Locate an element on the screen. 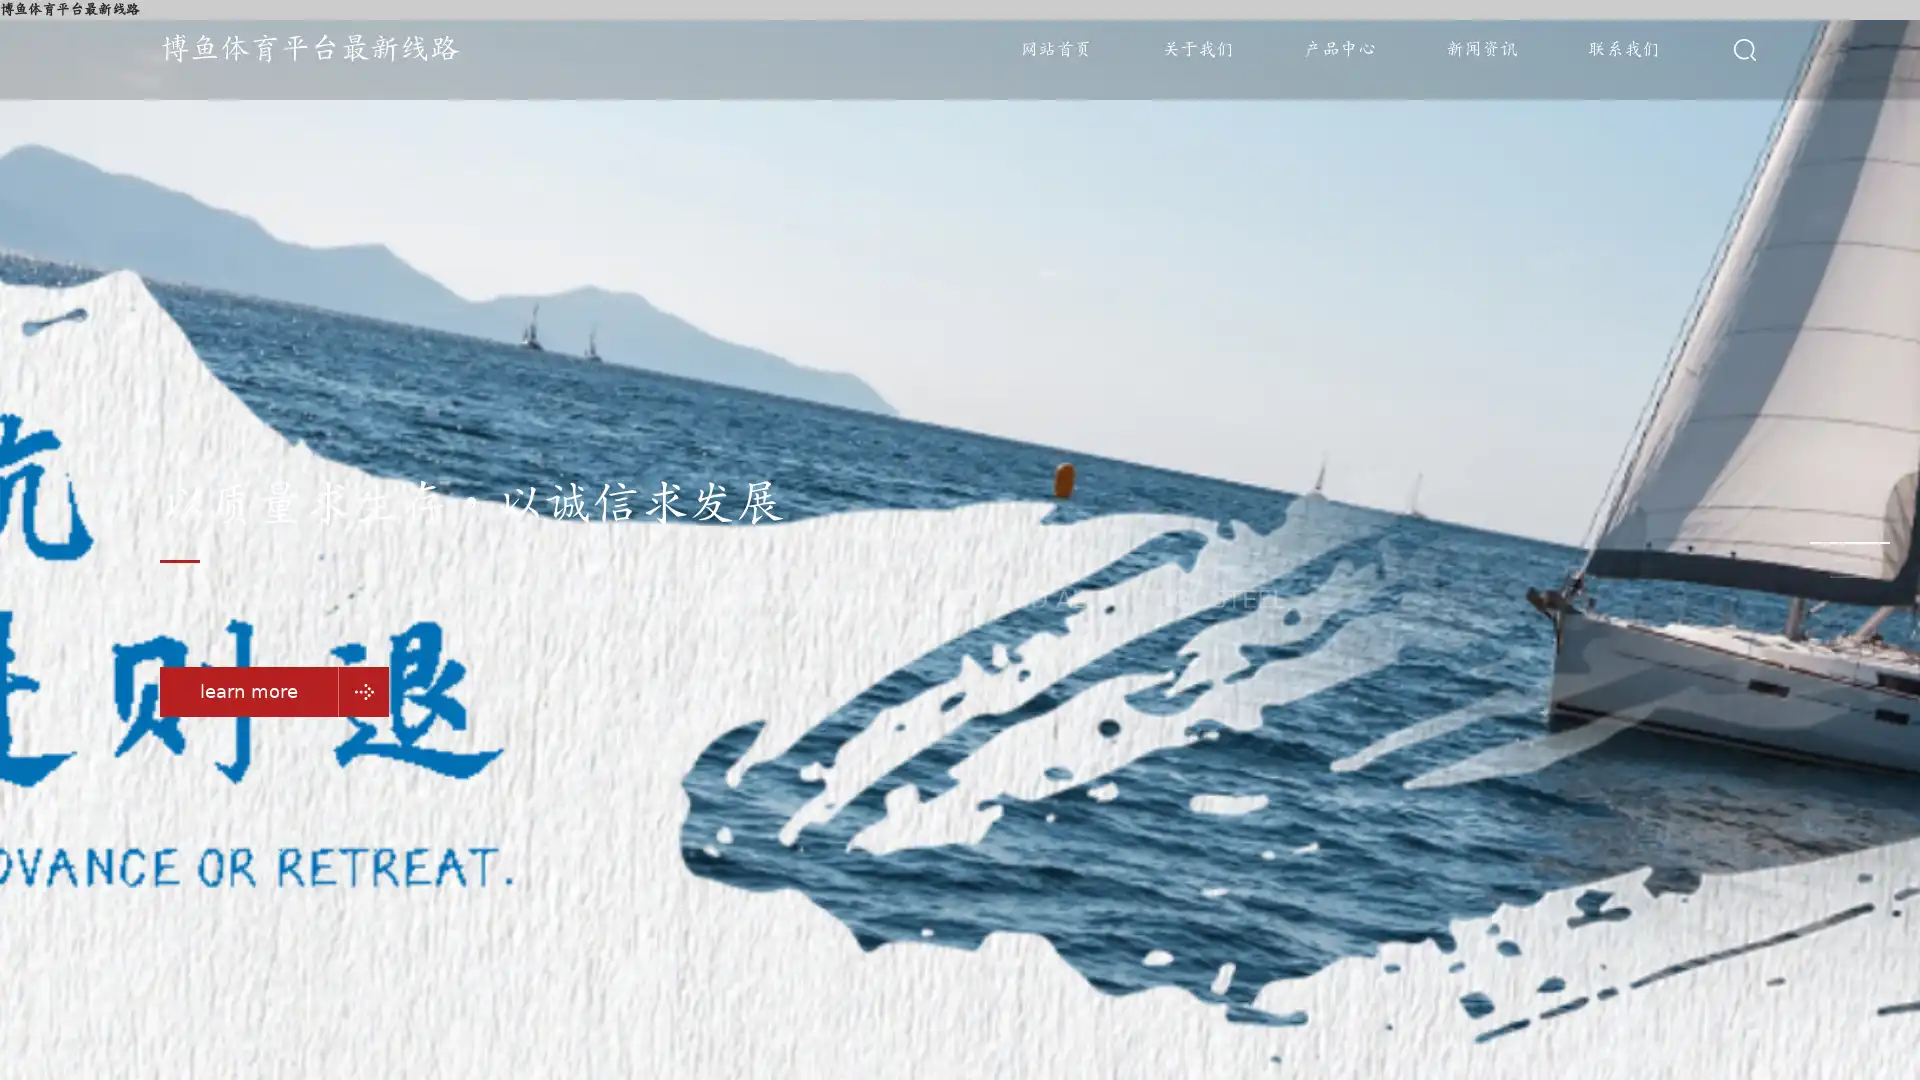 Image resolution: width=1920 pixels, height=1080 pixels. Go to slide 3 is located at coordinates (1848, 577).